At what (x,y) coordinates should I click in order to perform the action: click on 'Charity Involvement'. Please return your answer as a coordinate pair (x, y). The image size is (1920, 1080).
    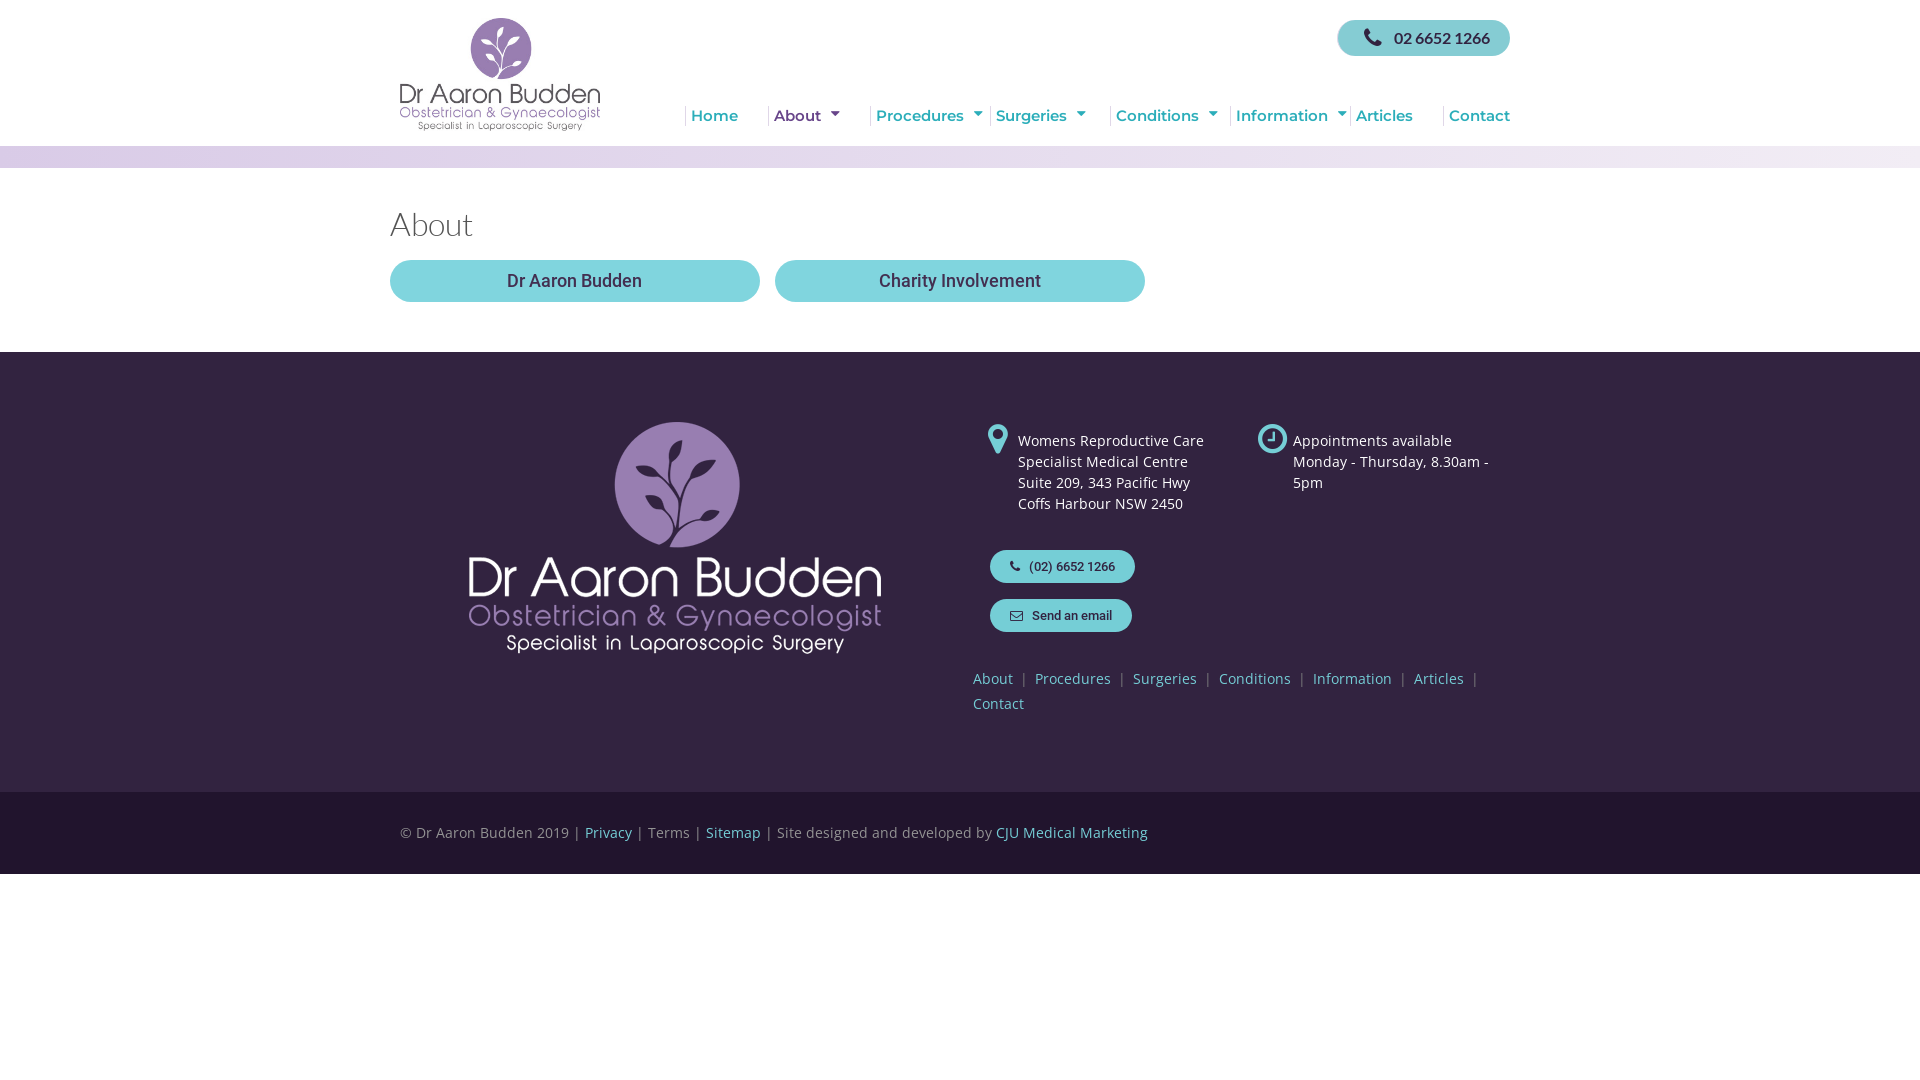
    Looking at the image, I should click on (960, 281).